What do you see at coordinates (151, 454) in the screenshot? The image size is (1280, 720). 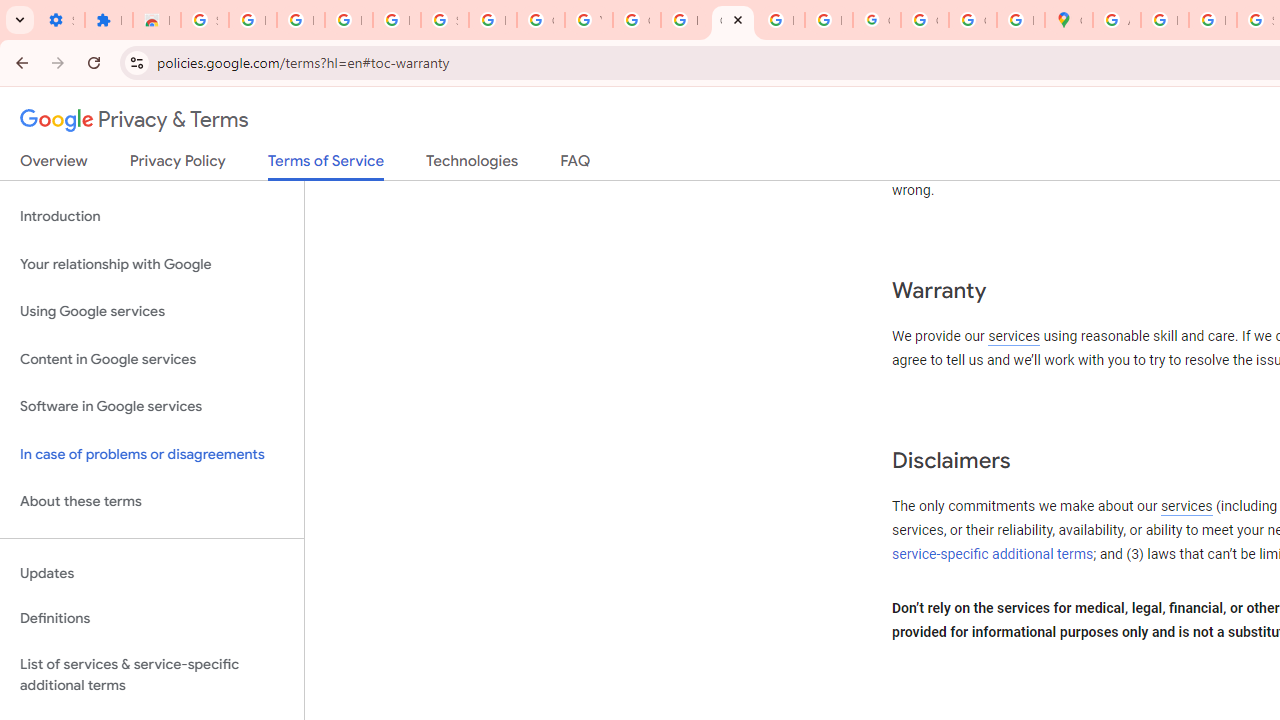 I see `'In case of problems or disagreements'` at bounding box center [151, 454].